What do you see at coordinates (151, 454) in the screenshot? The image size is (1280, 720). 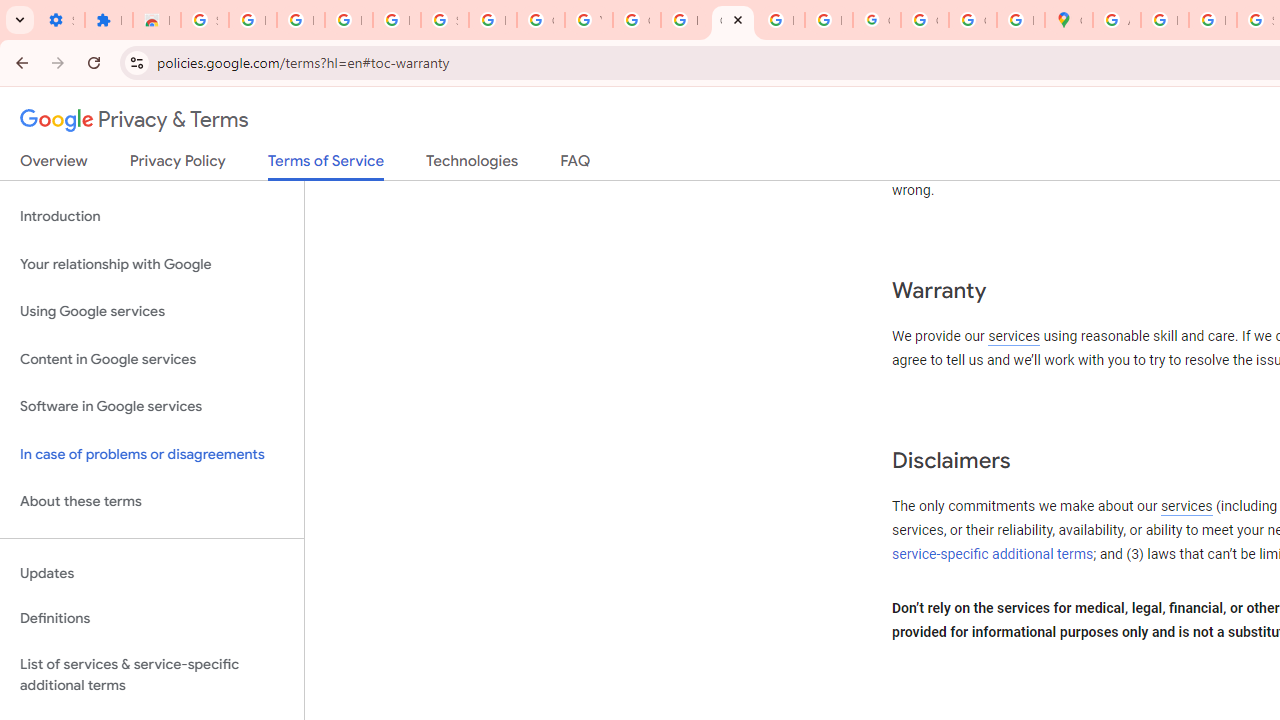 I see `'In case of problems or disagreements'` at bounding box center [151, 454].